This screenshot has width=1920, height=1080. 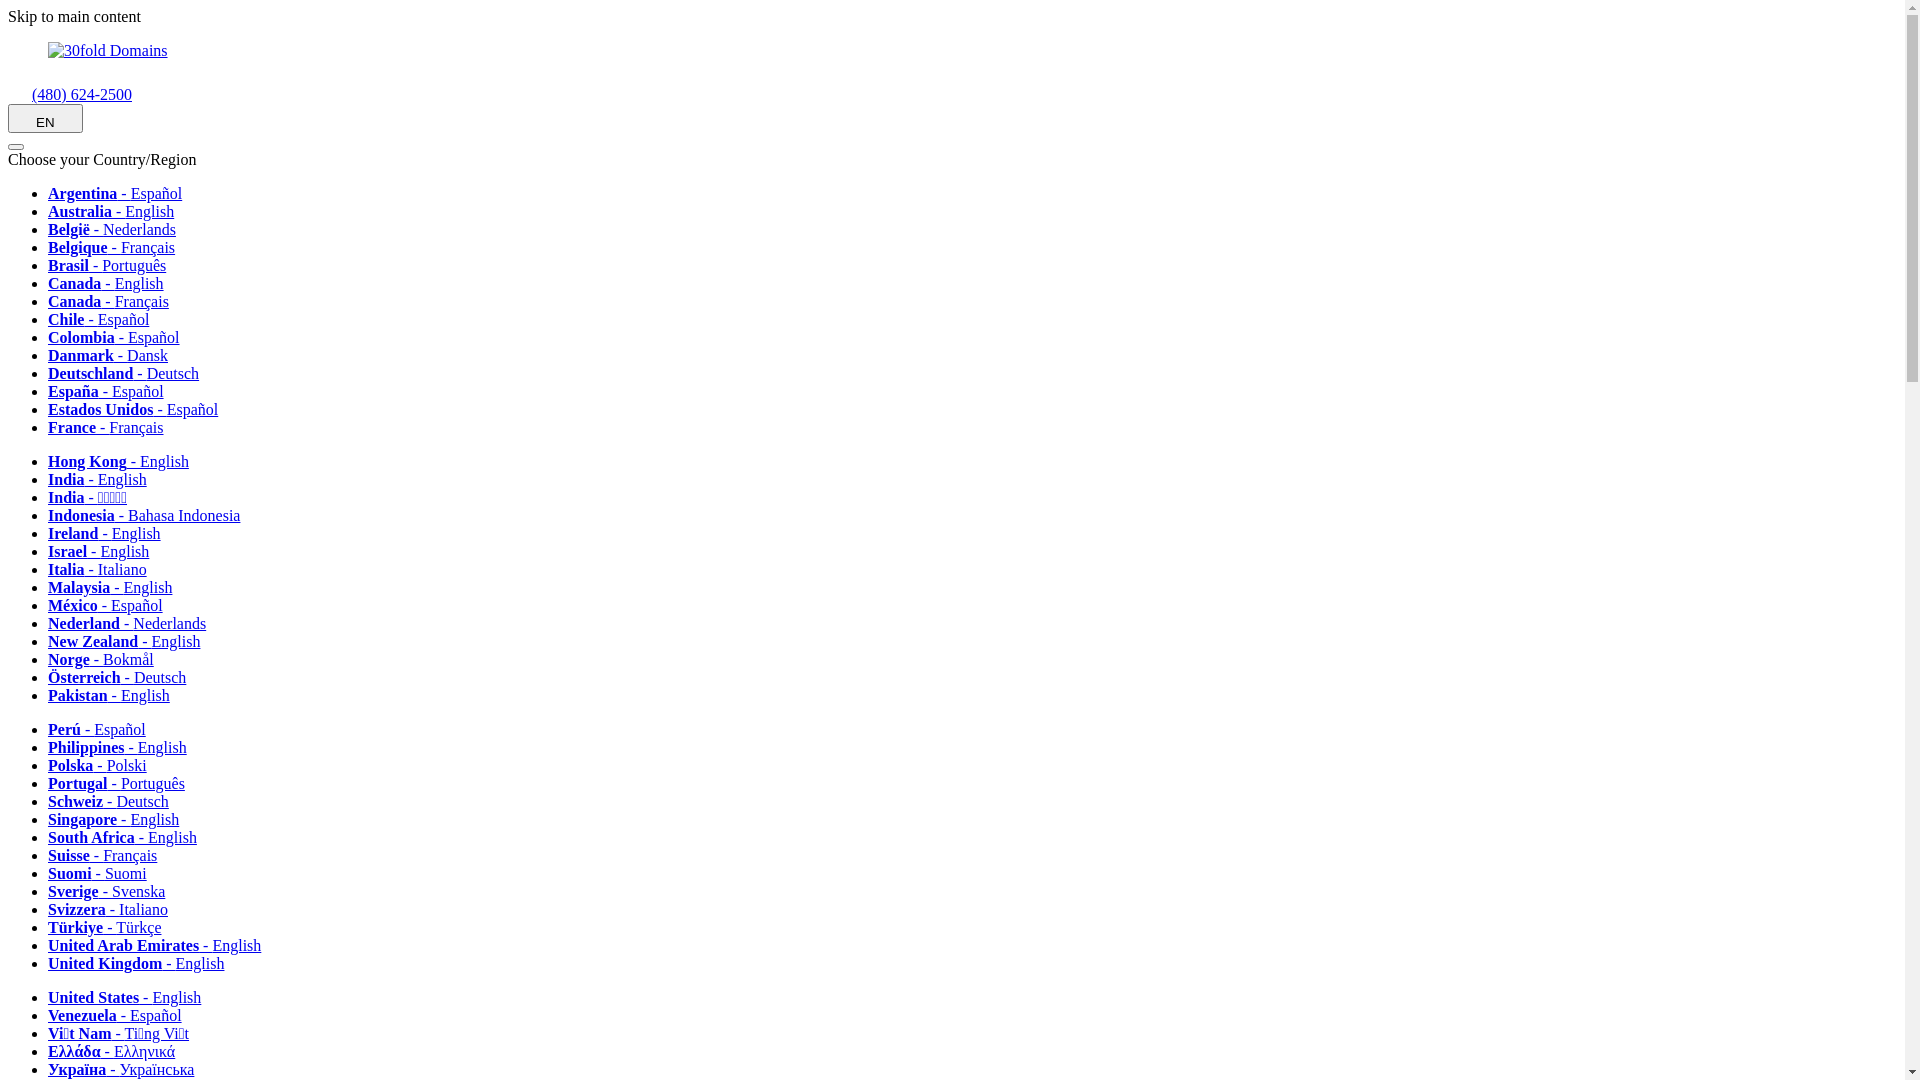 I want to click on 'Canada - English', so click(x=48, y=283).